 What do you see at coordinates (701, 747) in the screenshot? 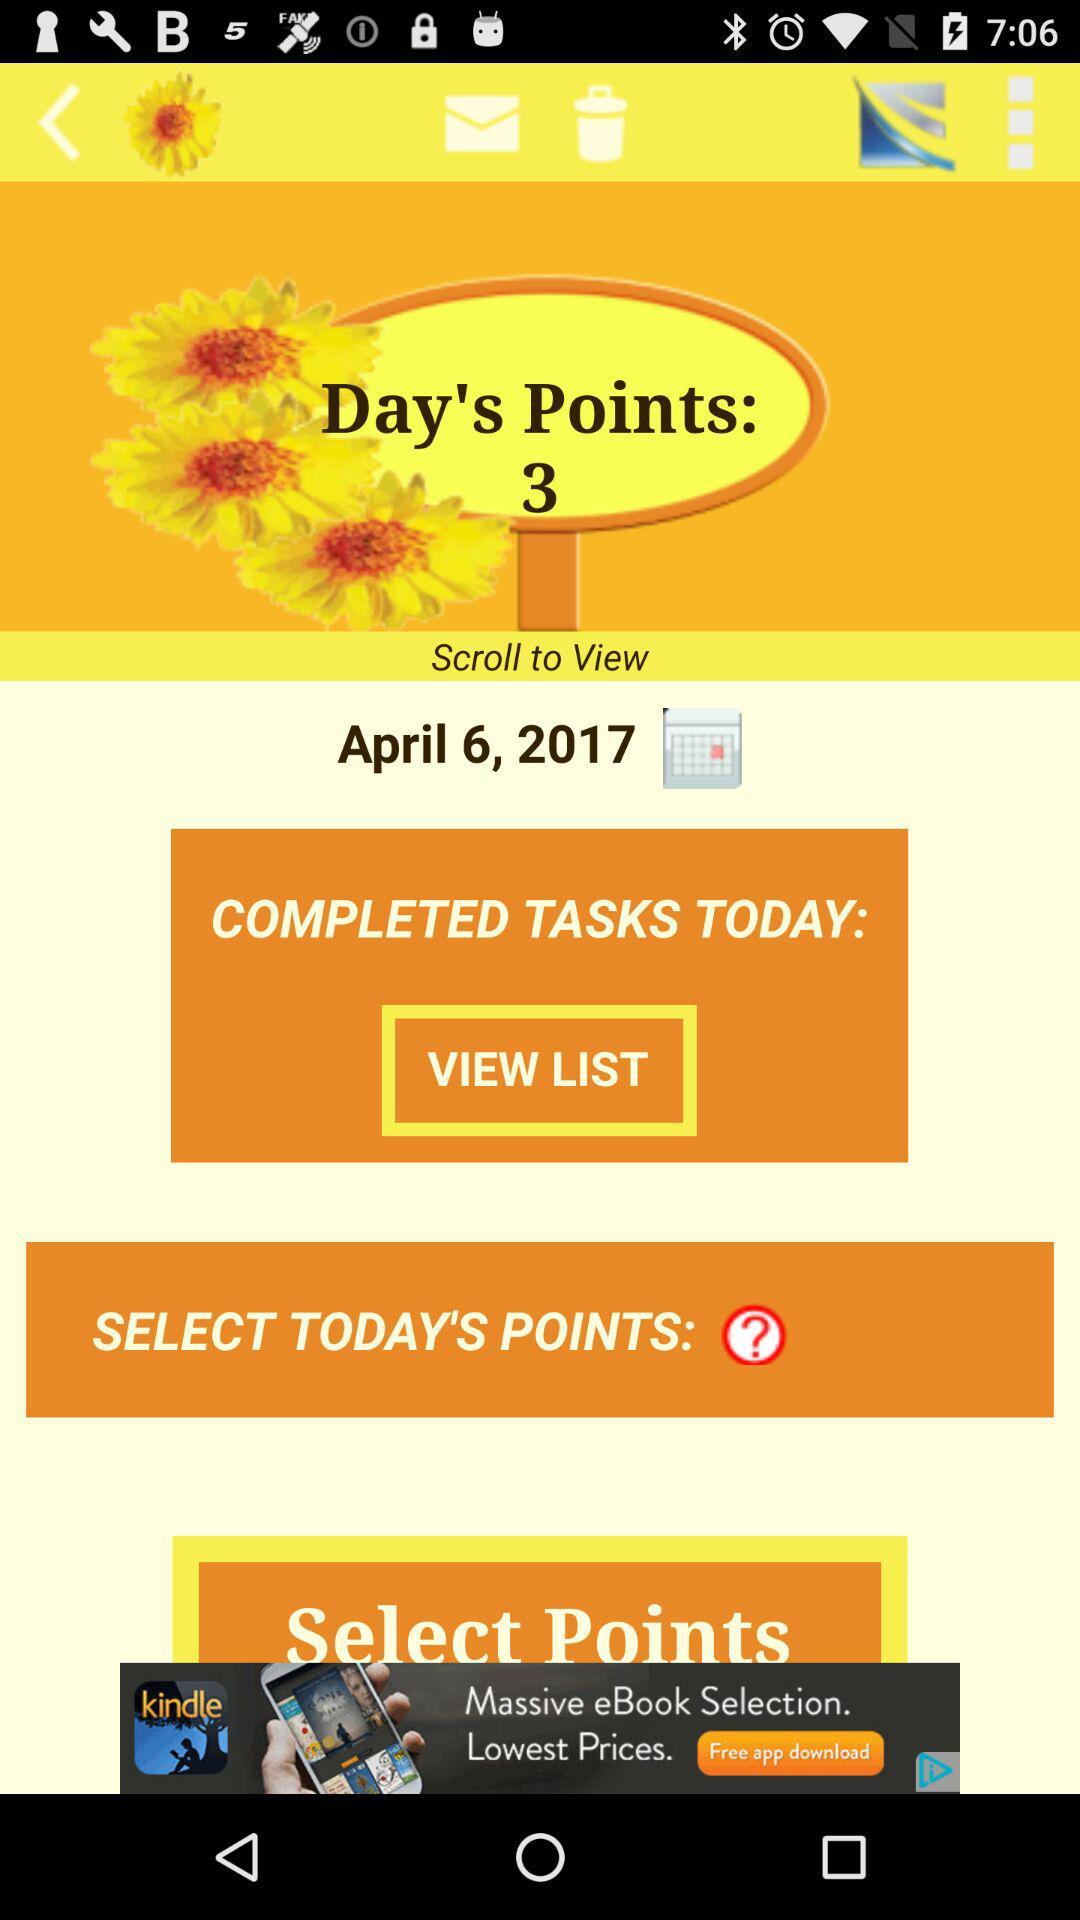
I see `item above the completed tasks today: item` at bounding box center [701, 747].